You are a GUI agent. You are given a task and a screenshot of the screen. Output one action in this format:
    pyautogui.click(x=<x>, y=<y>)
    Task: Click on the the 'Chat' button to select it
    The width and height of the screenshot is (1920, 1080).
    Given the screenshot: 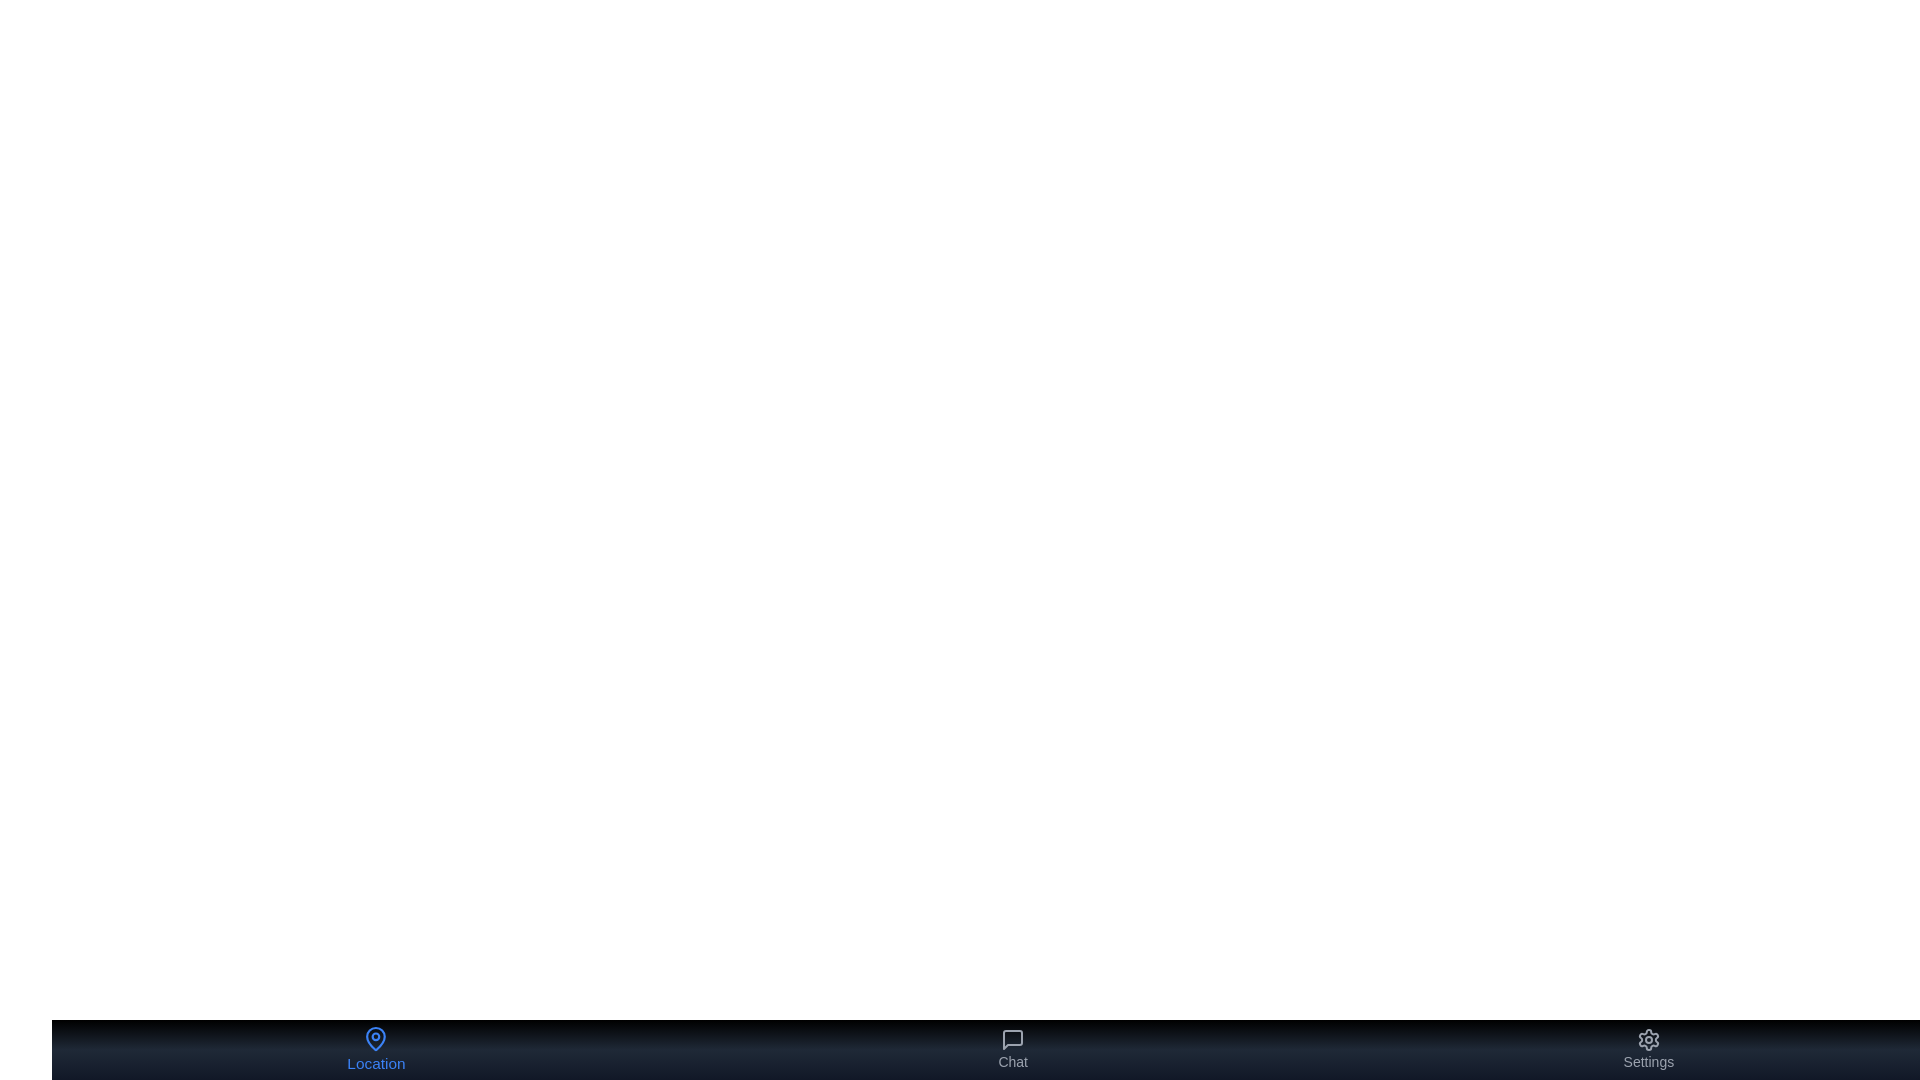 What is the action you would take?
    pyautogui.click(x=1013, y=1048)
    